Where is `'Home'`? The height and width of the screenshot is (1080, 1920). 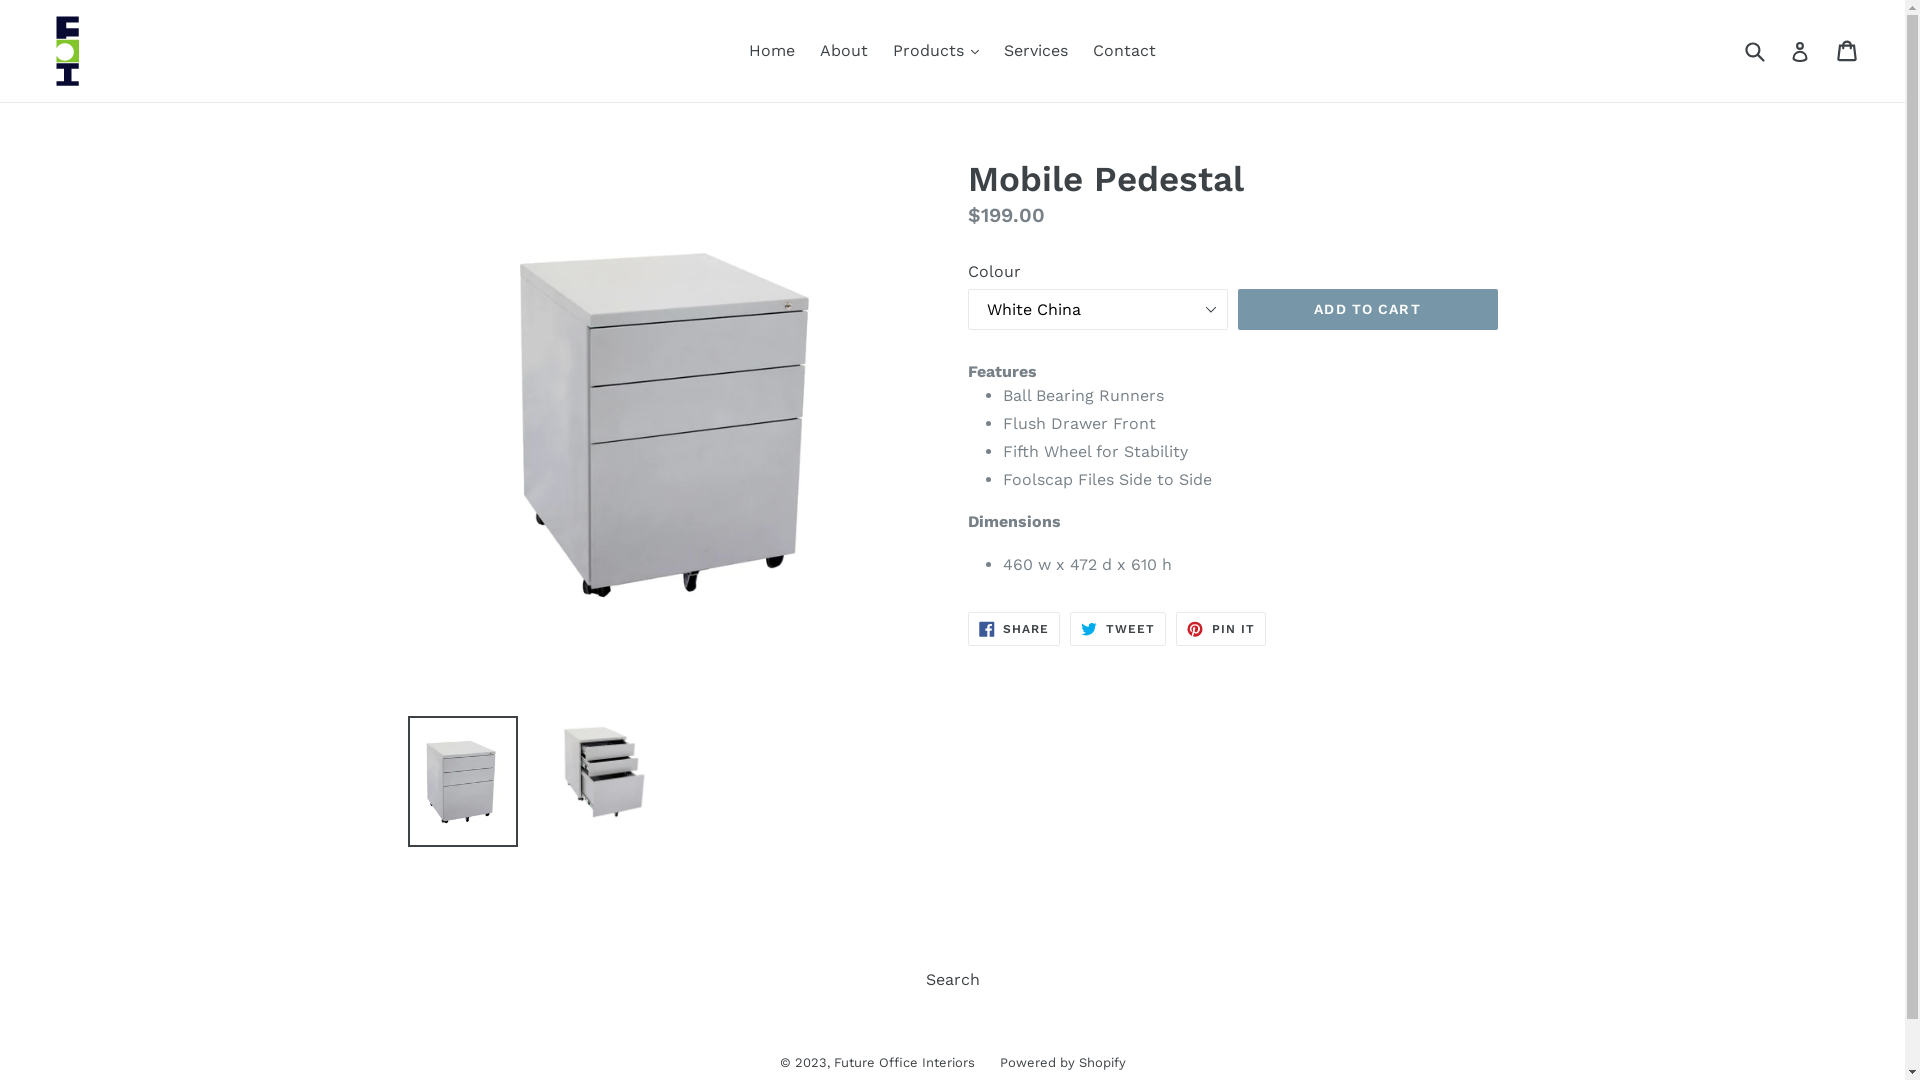 'Home' is located at coordinates (771, 49).